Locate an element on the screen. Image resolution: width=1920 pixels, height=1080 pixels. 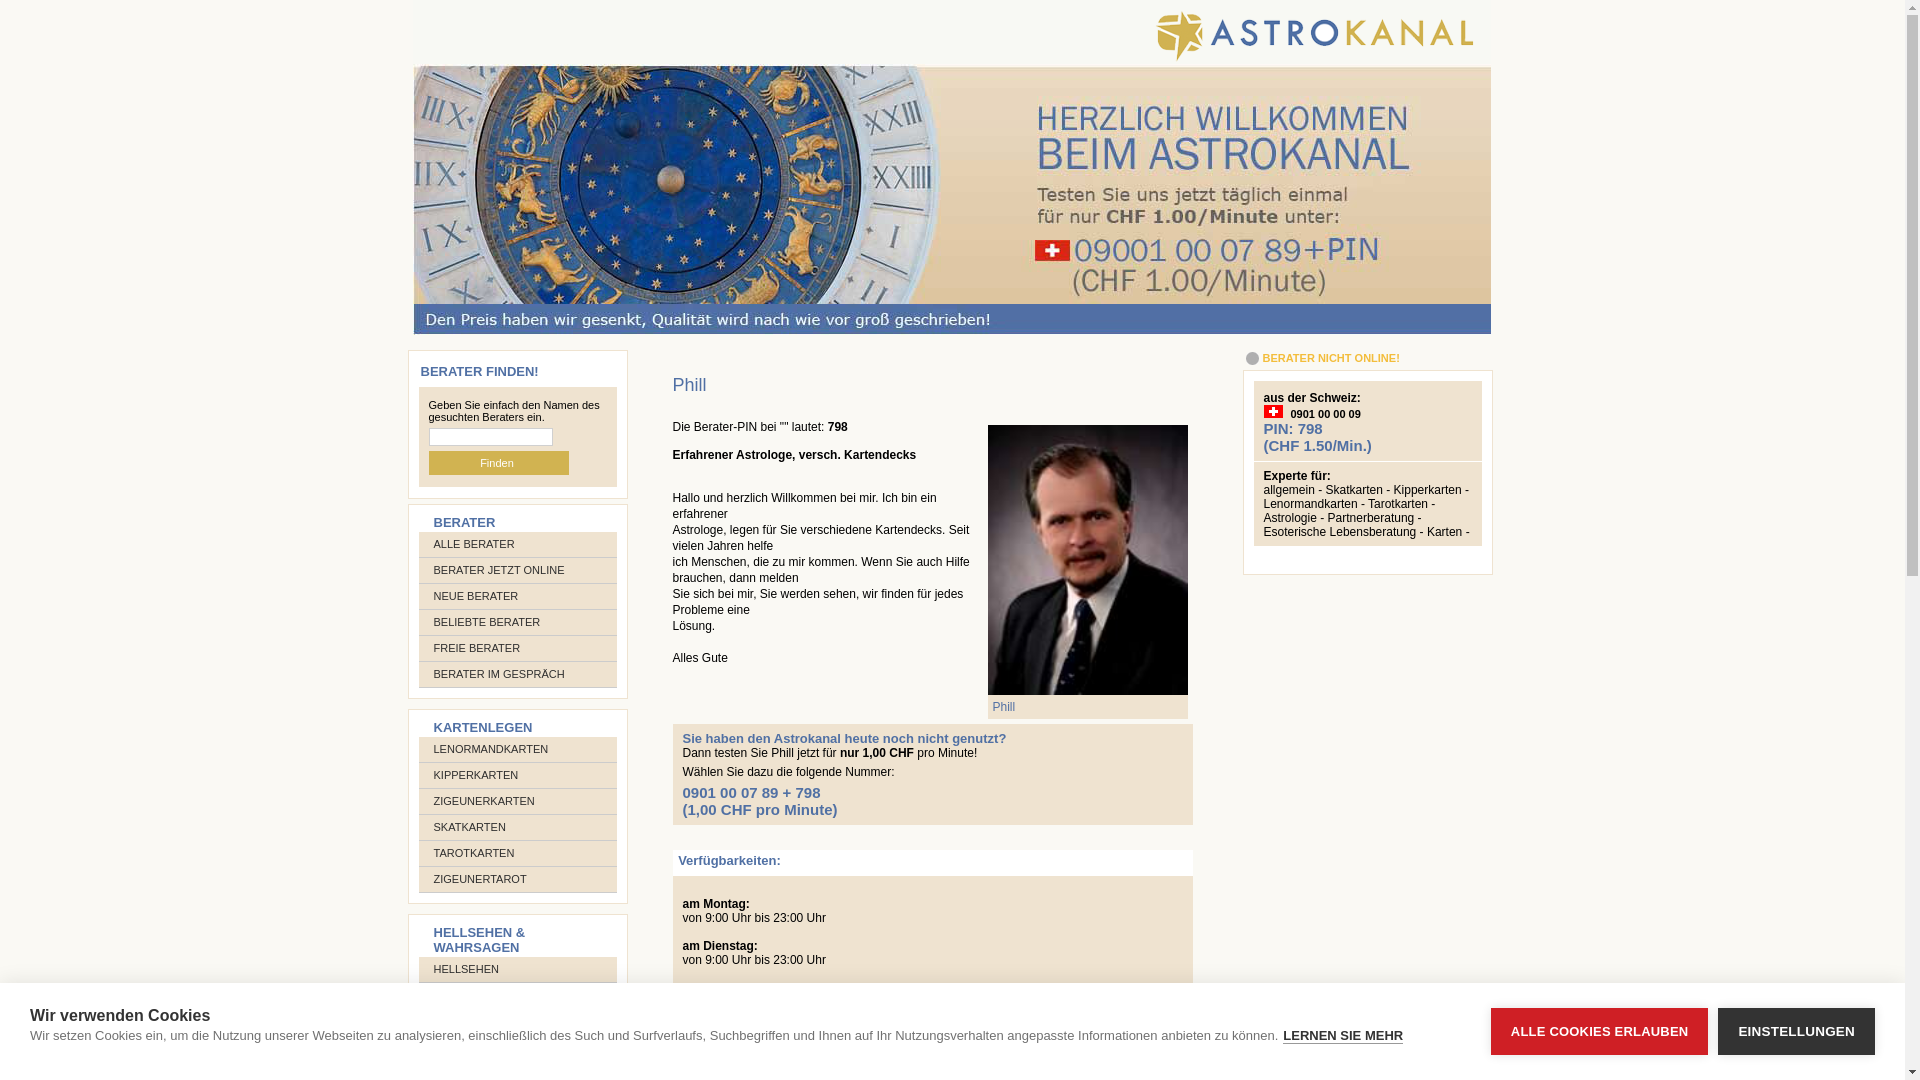
'BERATER JETZT ONLINE' is located at coordinates (499, 570).